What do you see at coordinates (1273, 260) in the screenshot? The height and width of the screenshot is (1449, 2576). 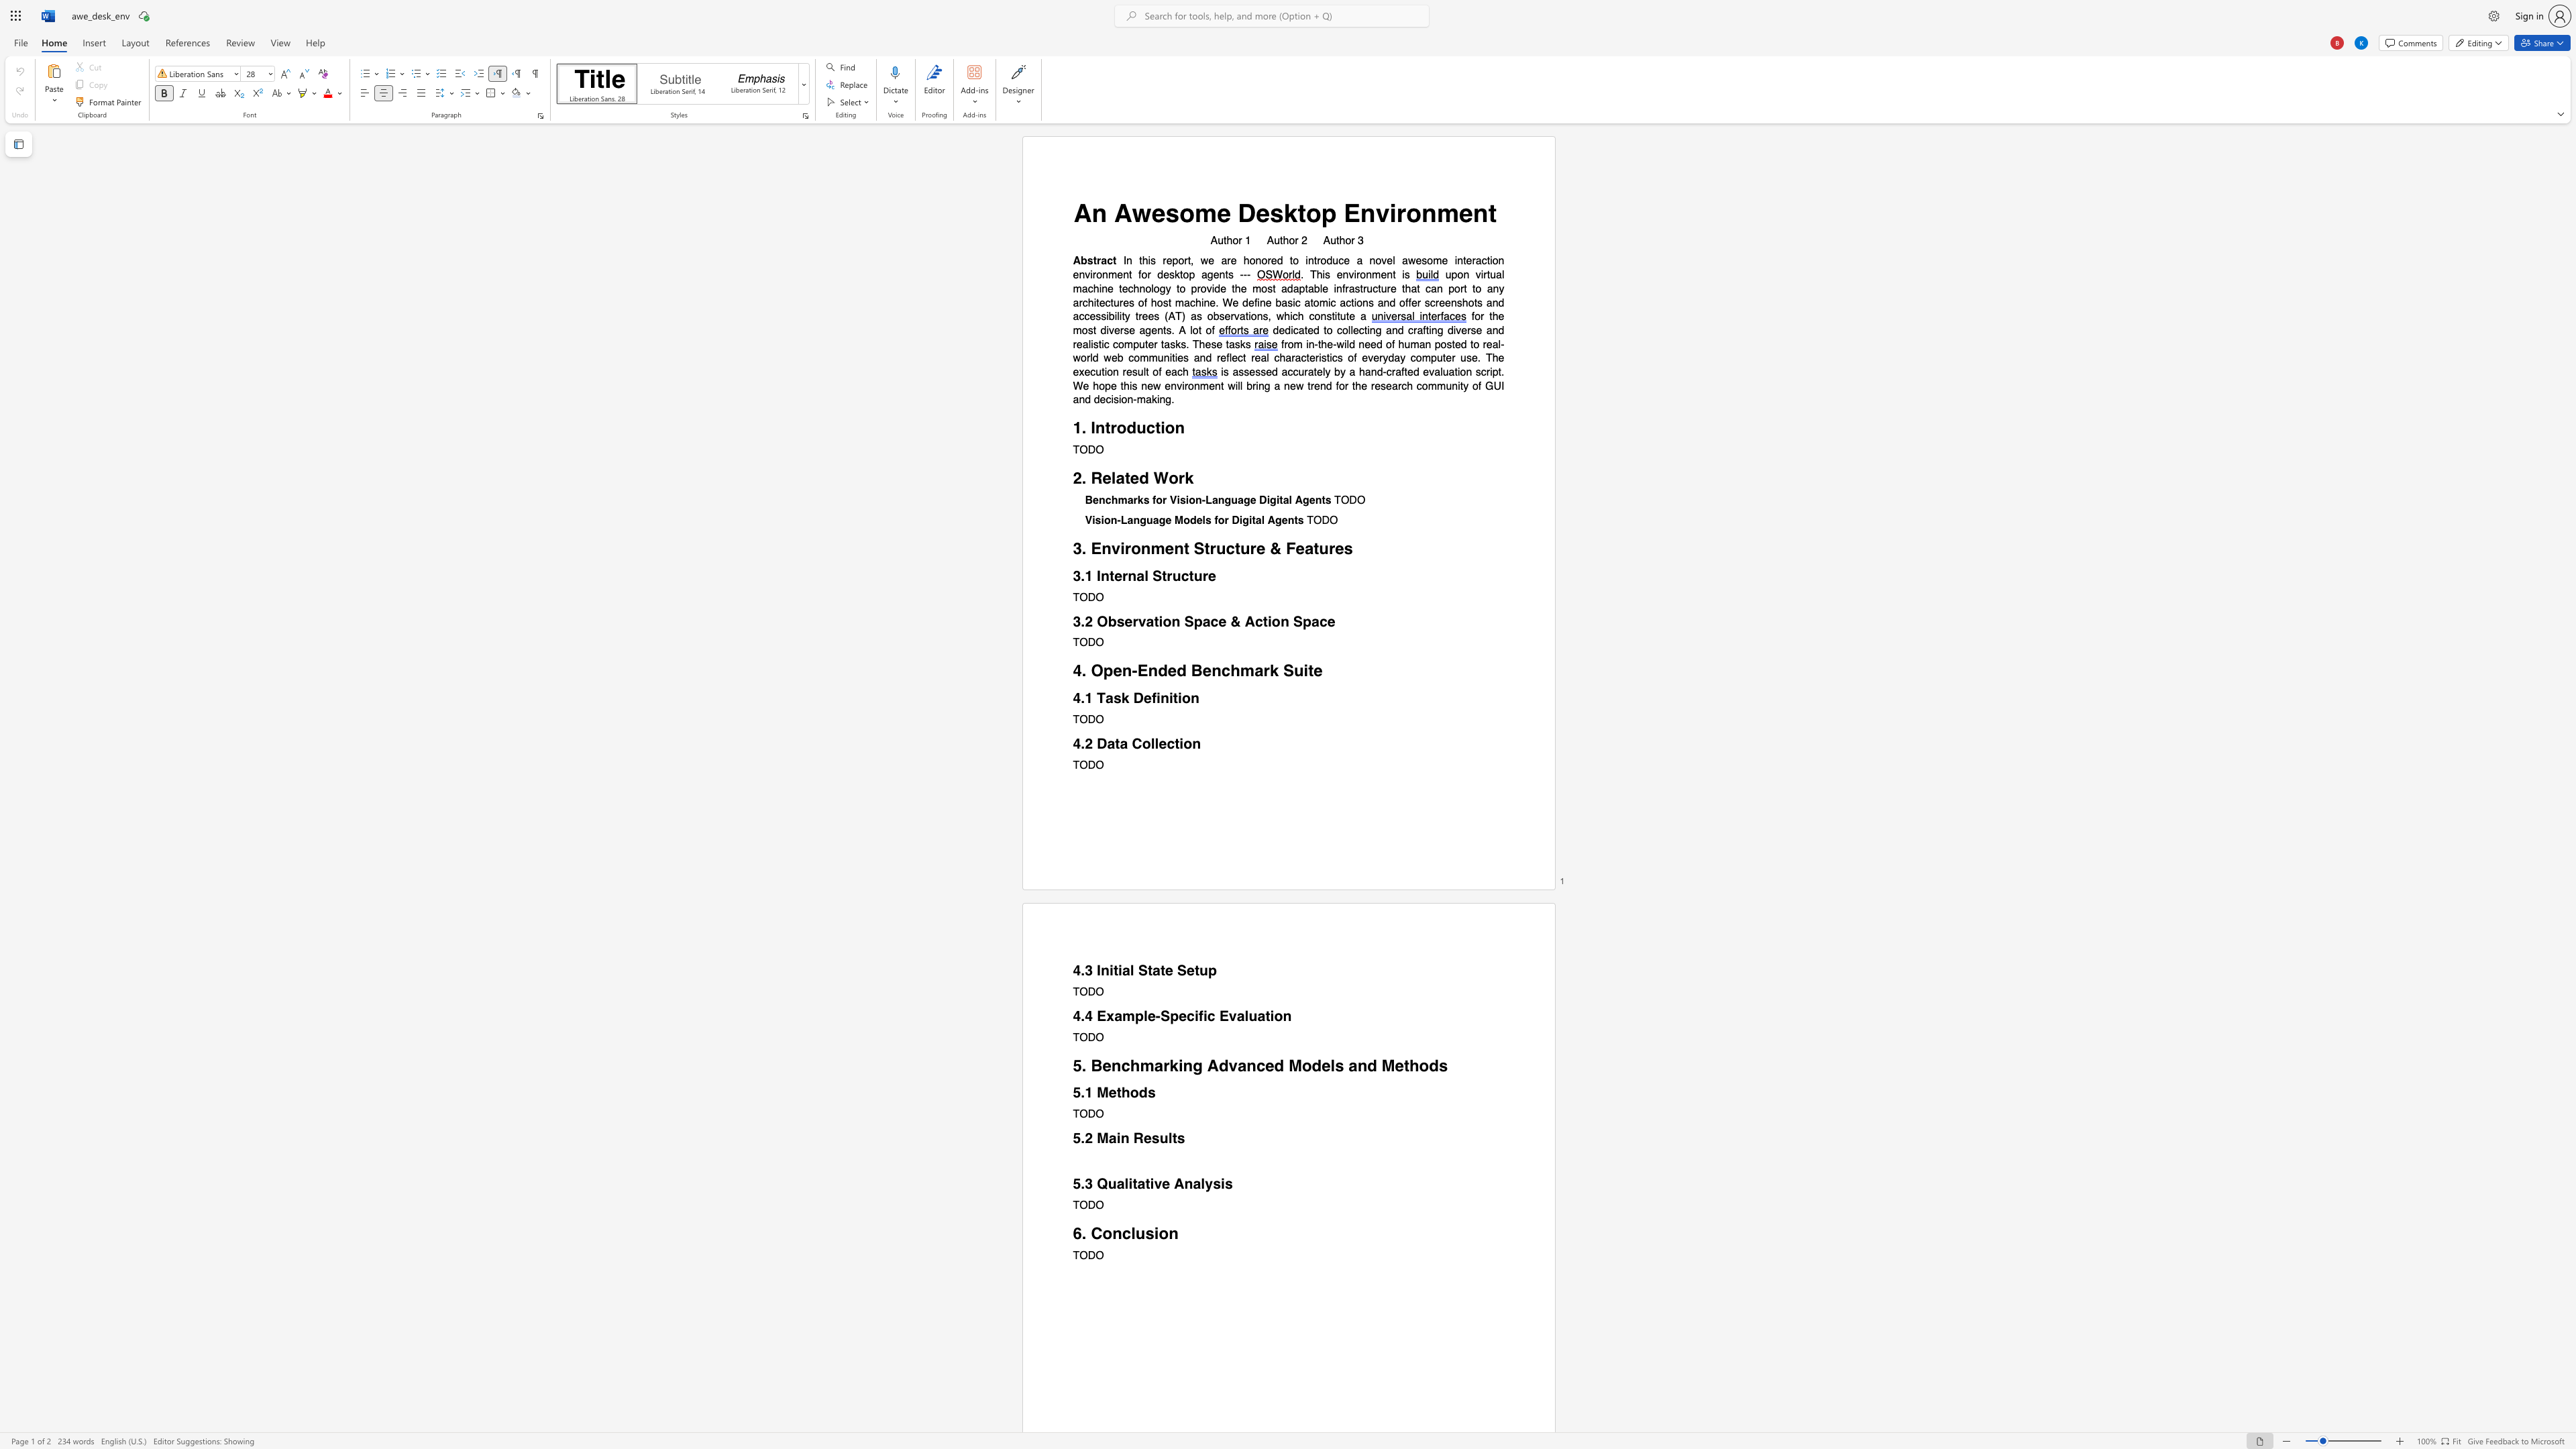 I see `the 4th character "e" in the text` at bounding box center [1273, 260].